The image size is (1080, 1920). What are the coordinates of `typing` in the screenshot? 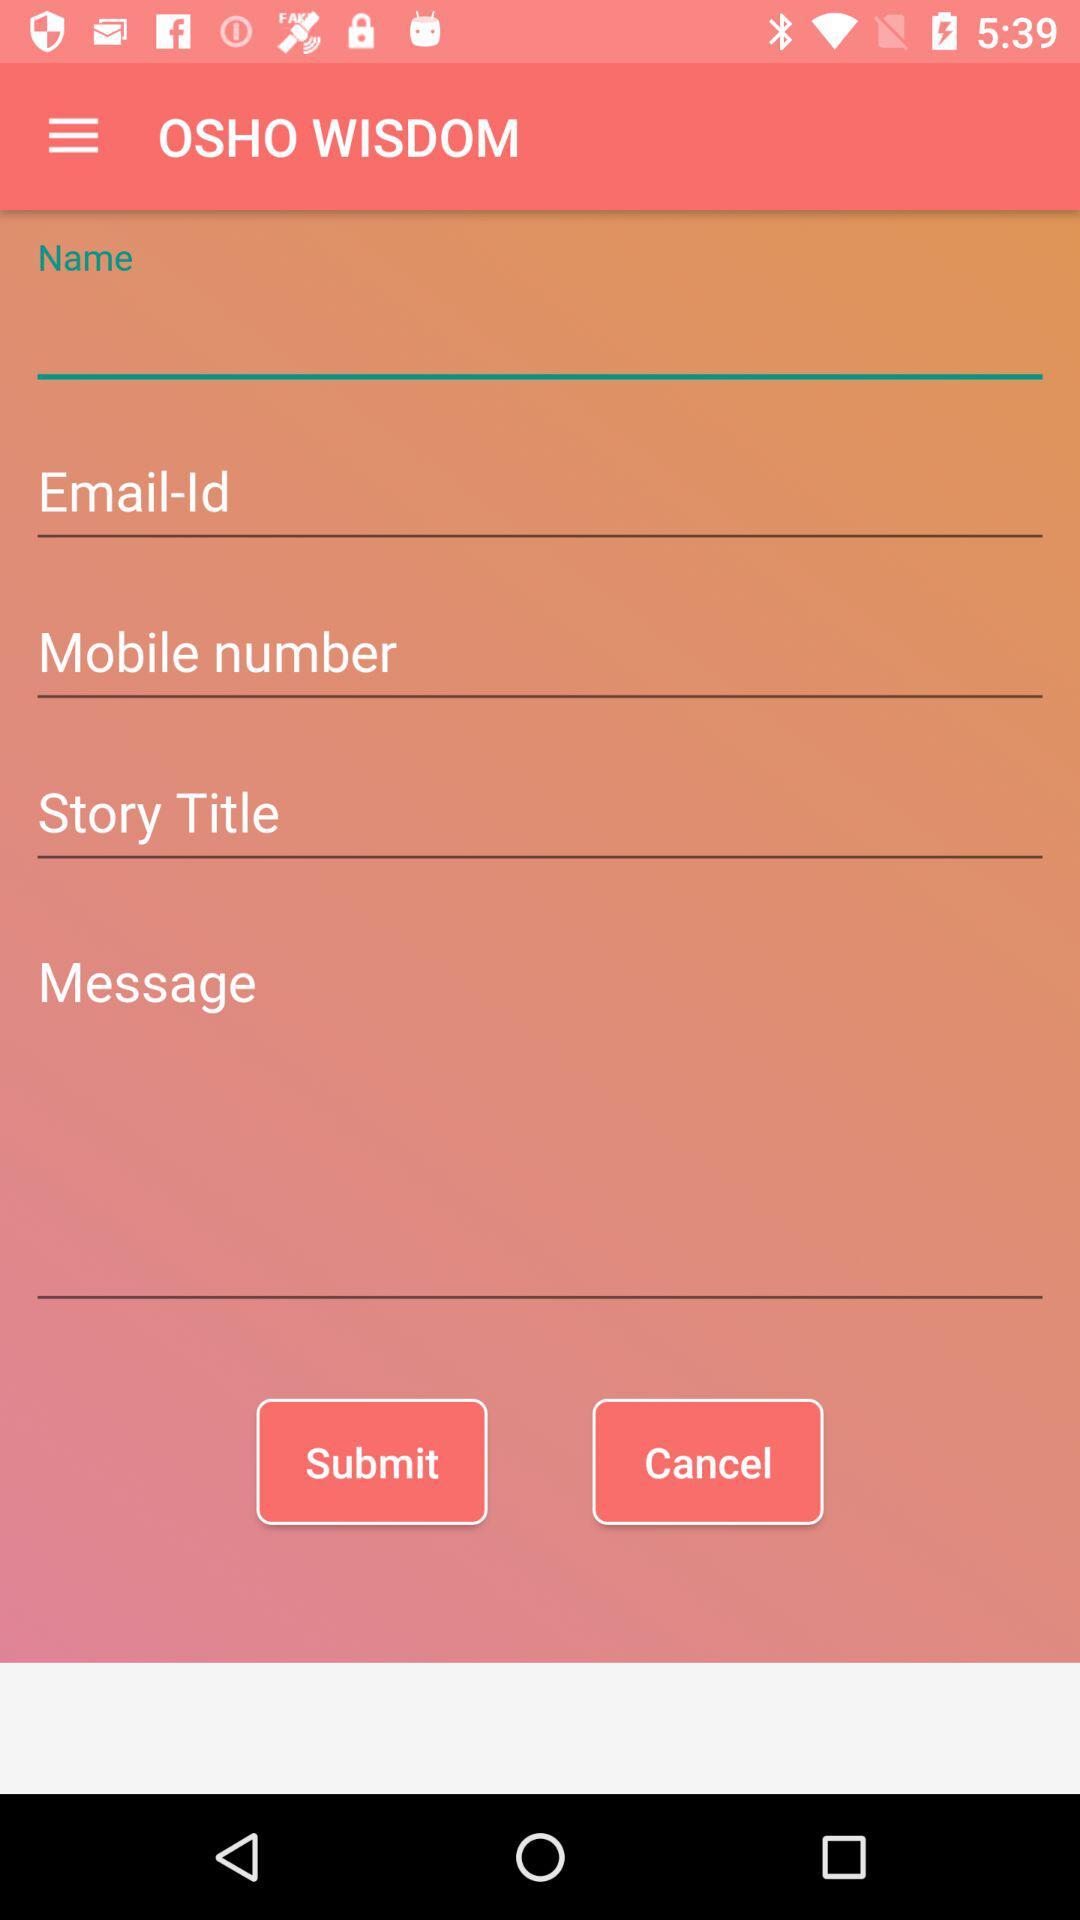 It's located at (540, 333).